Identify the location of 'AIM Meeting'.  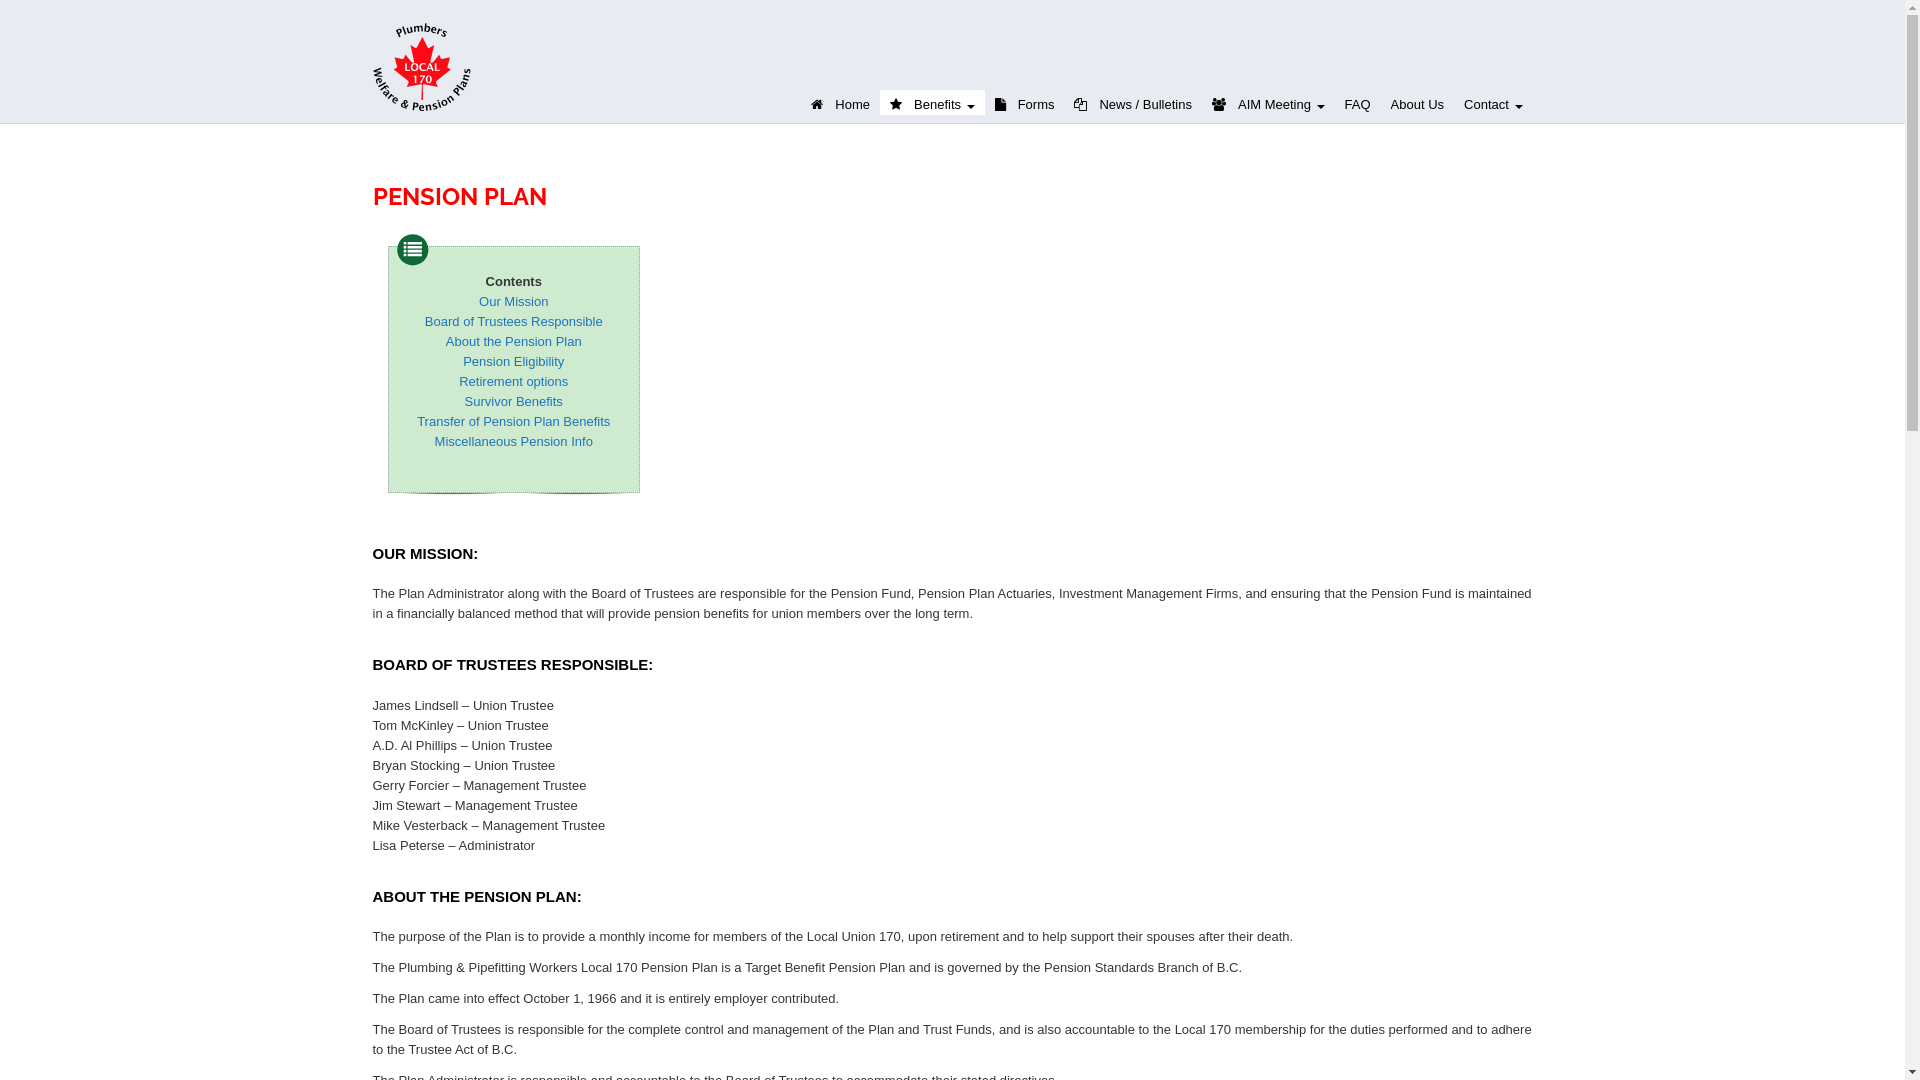
(1200, 102).